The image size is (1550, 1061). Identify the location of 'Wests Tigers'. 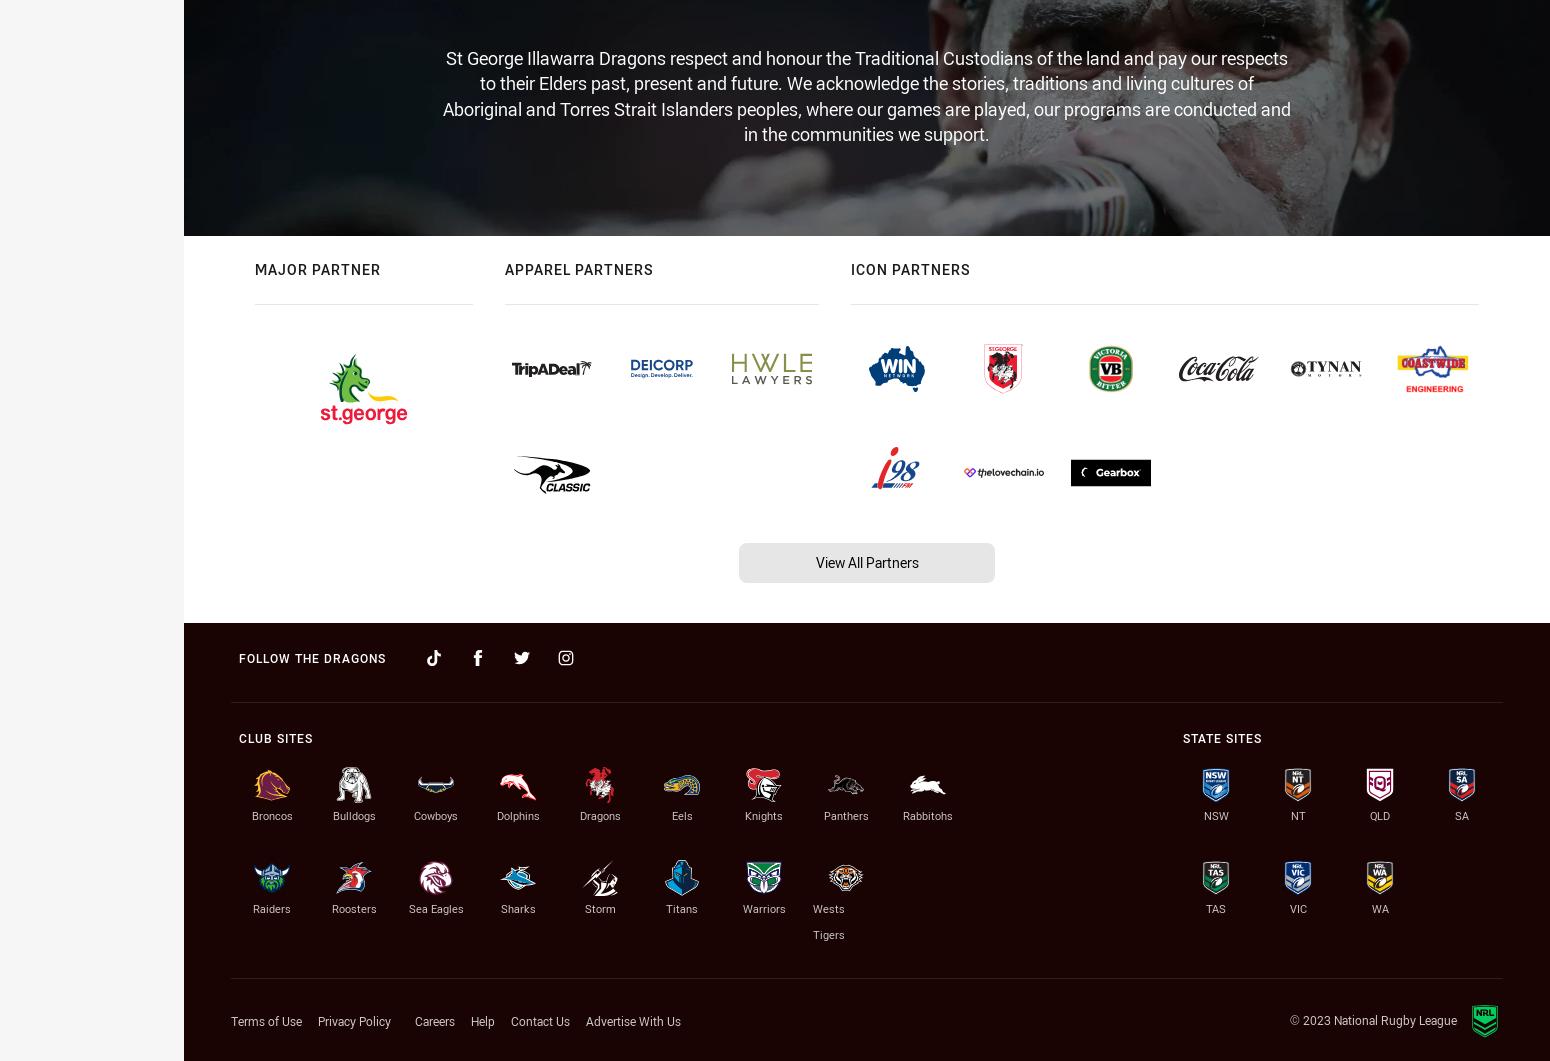
(827, 919).